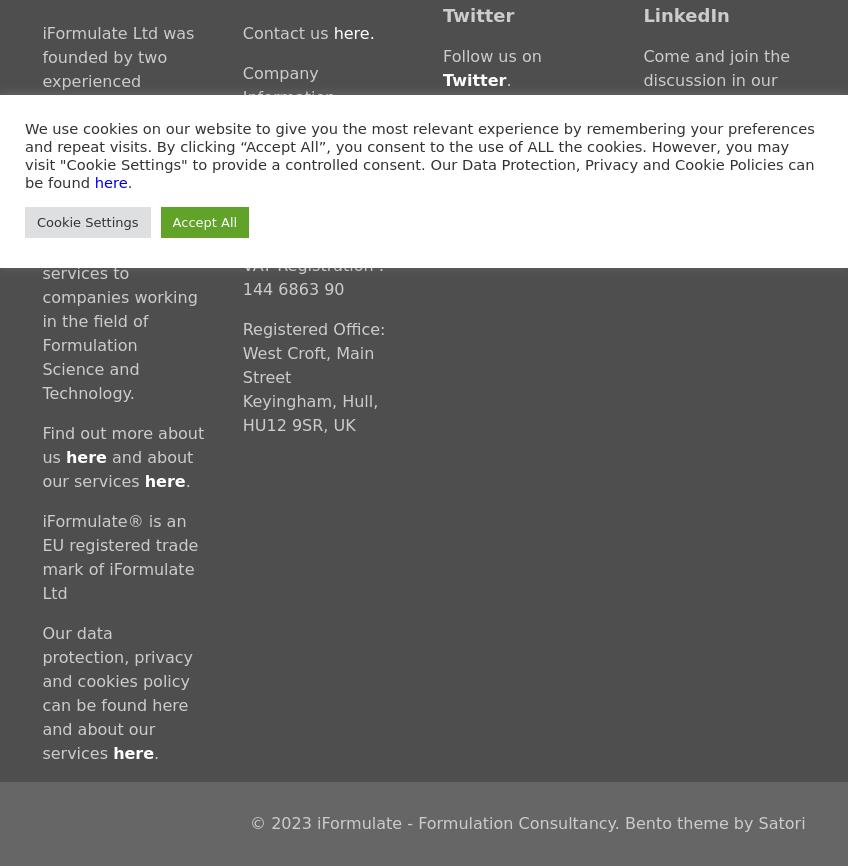 This screenshot has width=848, height=866. What do you see at coordinates (492, 56) in the screenshot?
I see `'Follow us on'` at bounding box center [492, 56].